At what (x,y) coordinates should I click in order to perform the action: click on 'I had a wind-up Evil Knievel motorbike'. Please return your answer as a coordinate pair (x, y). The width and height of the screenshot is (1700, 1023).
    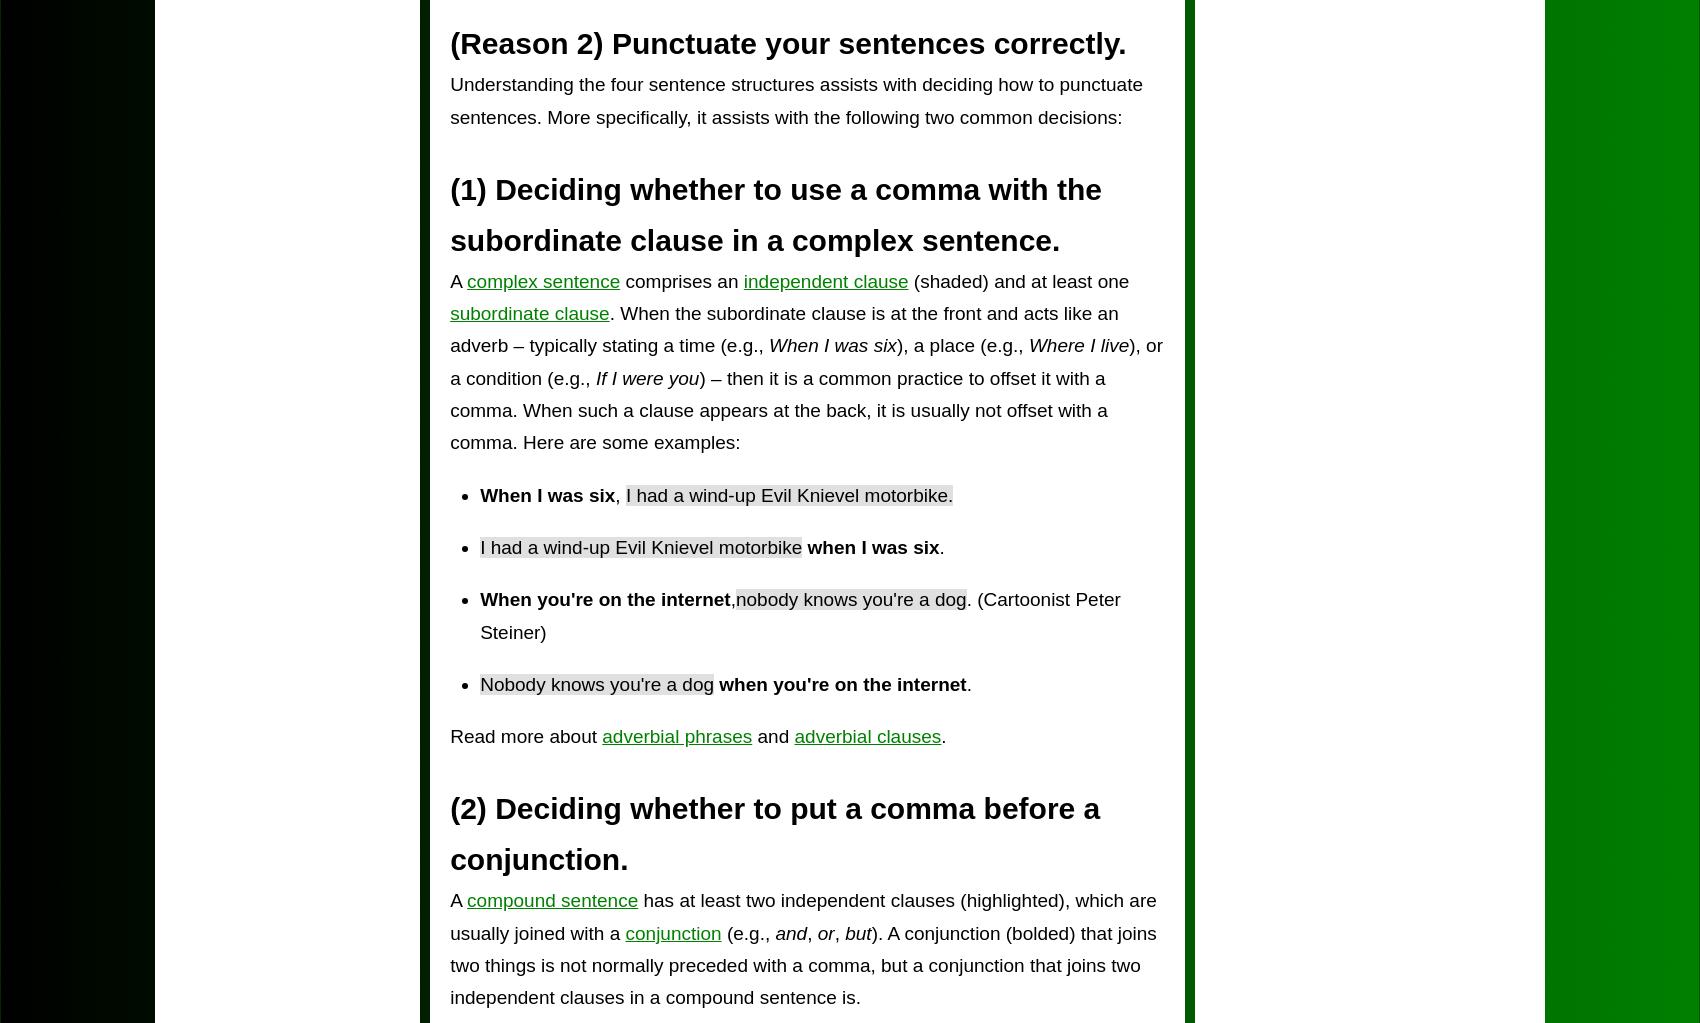
    Looking at the image, I should click on (641, 545).